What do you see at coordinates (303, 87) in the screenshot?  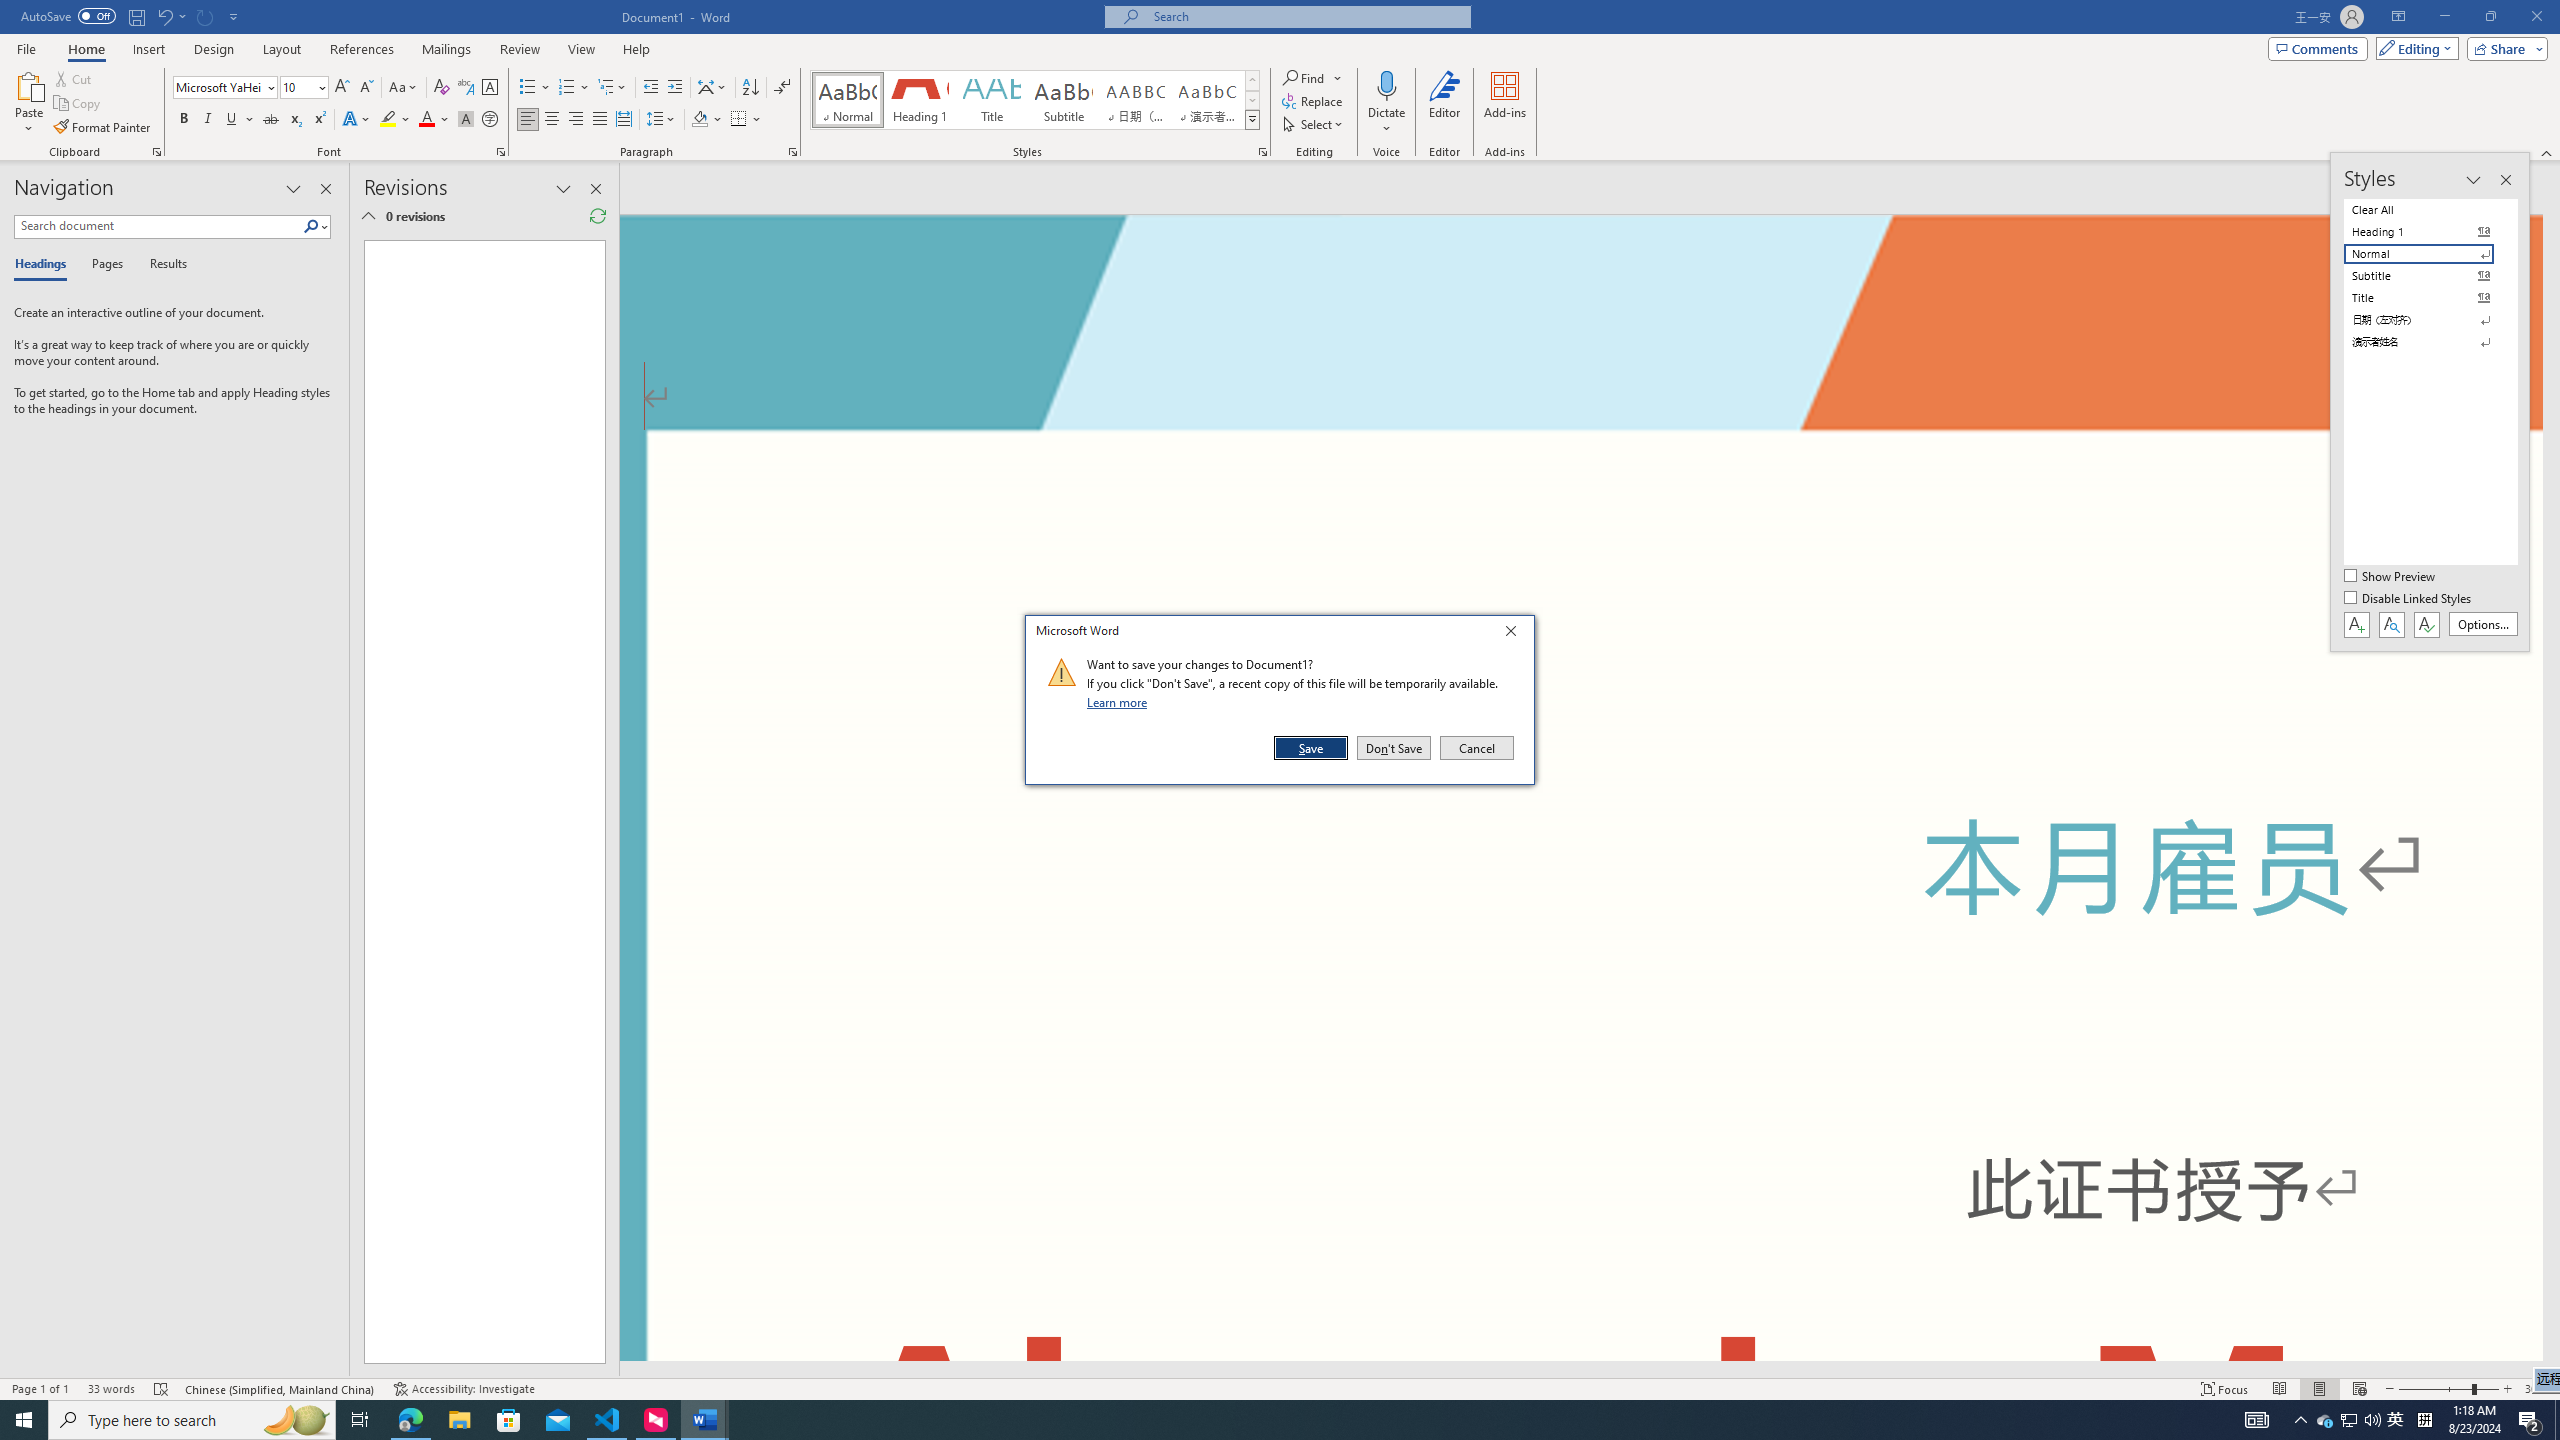 I see `'Font Size'` at bounding box center [303, 87].